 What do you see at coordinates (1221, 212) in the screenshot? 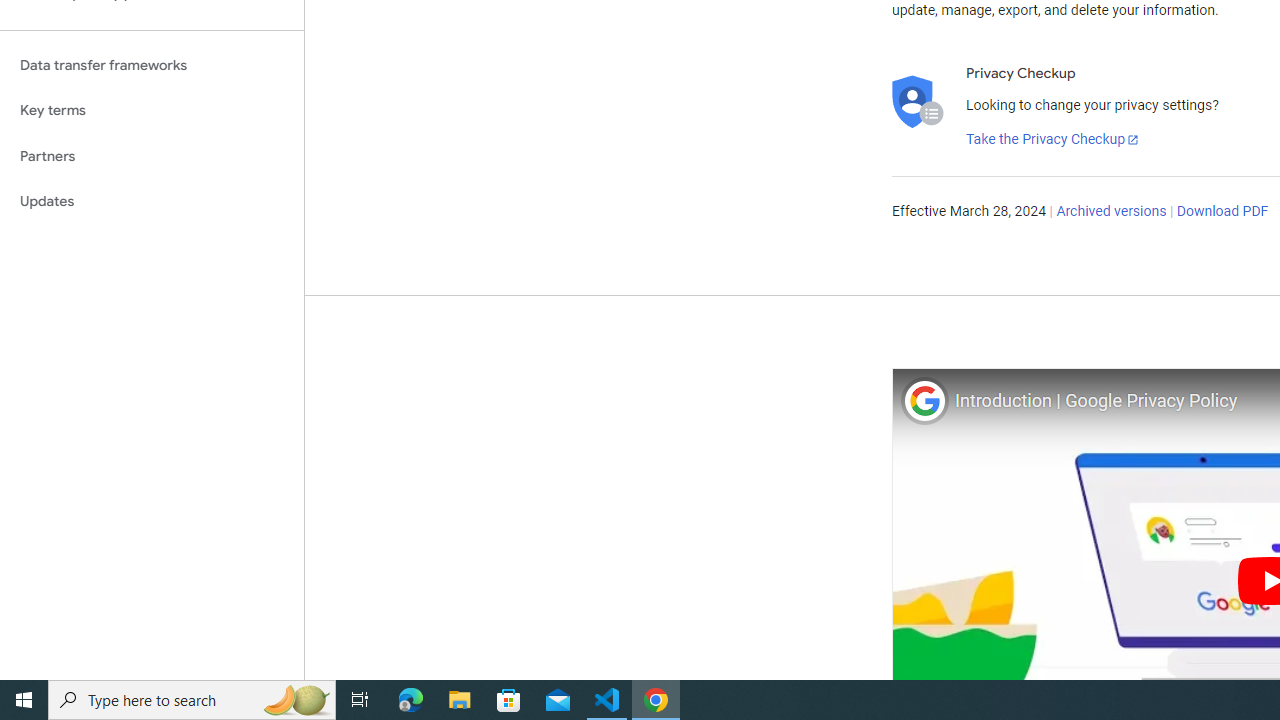
I see `'Download PDF'` at bounding box center [1221, 212].